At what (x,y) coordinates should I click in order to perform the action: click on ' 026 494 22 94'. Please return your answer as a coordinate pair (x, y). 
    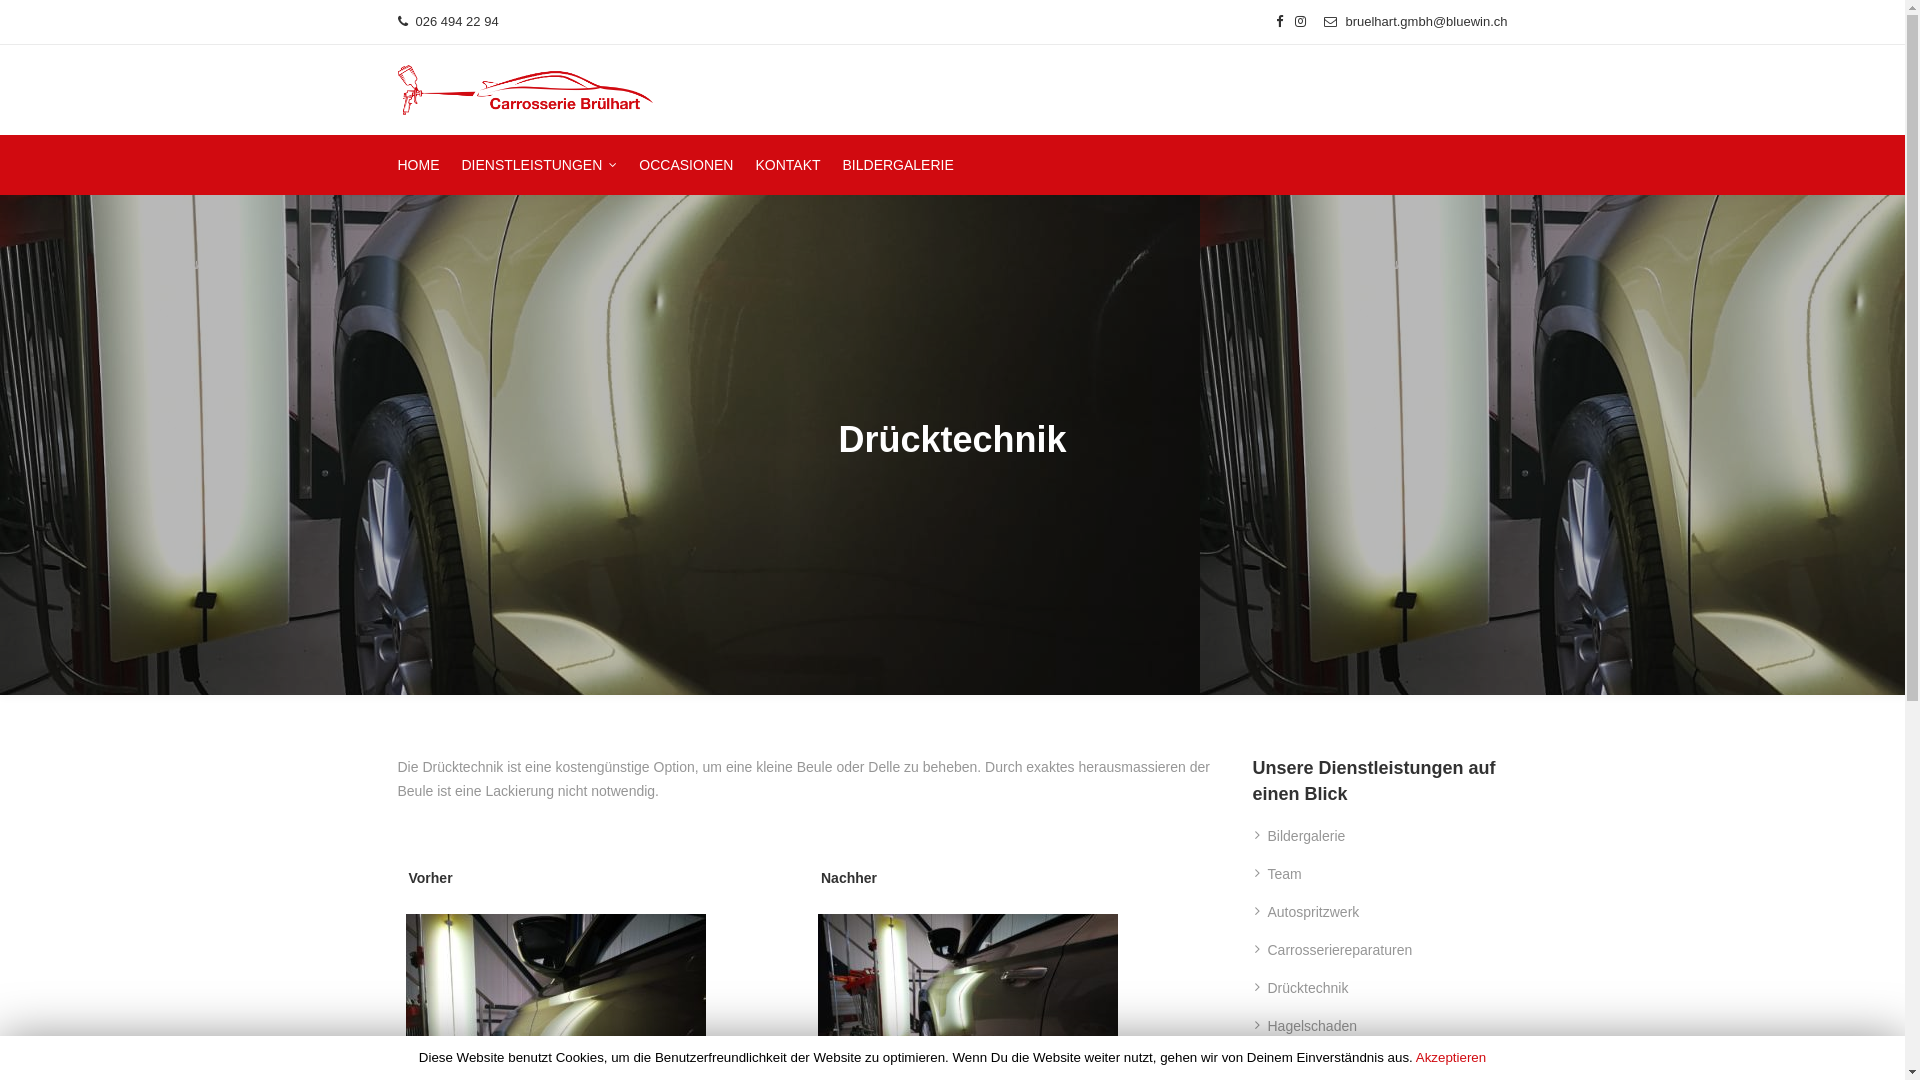
    Looking at the image, I should click on (447, 21).